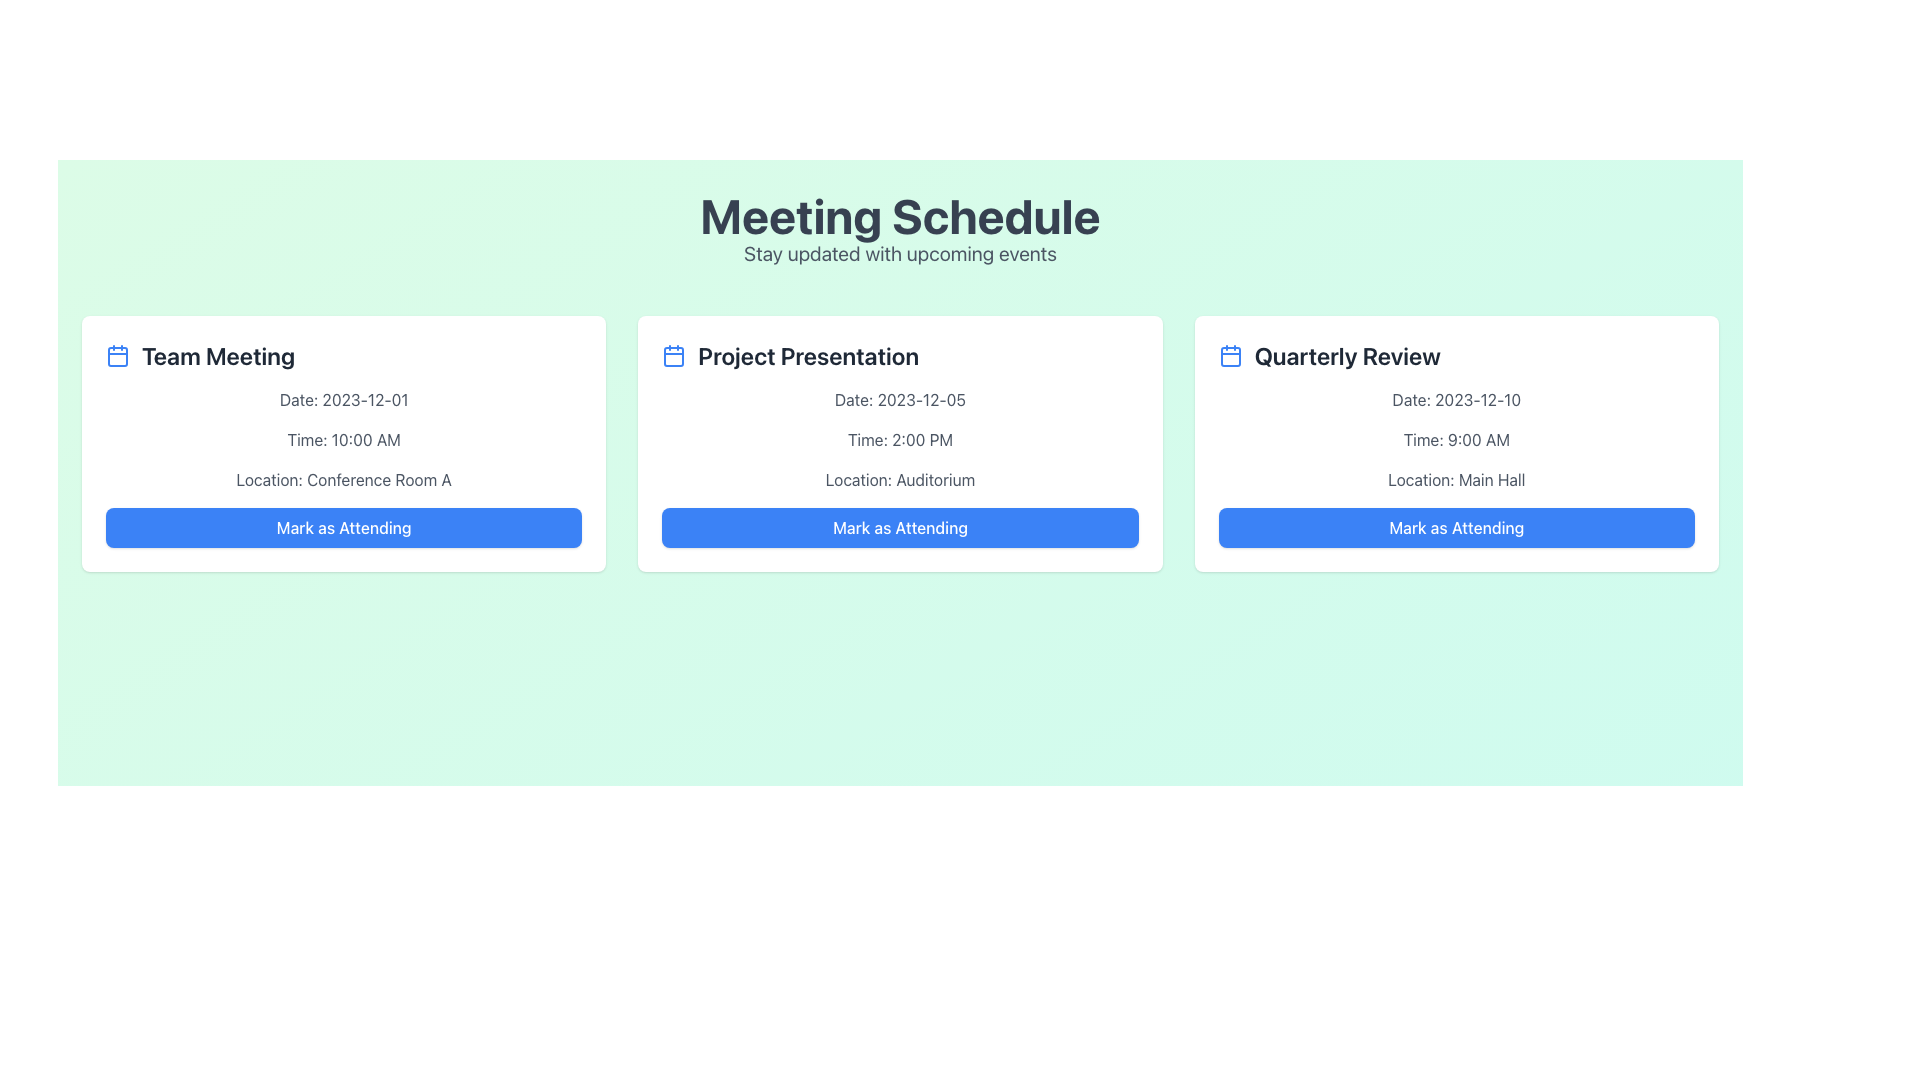 The height and width of the screenshot is (1080, 1920). What do you see at coordinates (344, 479) in the screenshot?
I see `the text label that displays 'Location: Conference Room A', which is styled in gray and located within the 'Team Meeting' card, positioned below 'Time: 10:00 AM' and above the 'Mark as Attending' button` at bounding box center [344, 479].